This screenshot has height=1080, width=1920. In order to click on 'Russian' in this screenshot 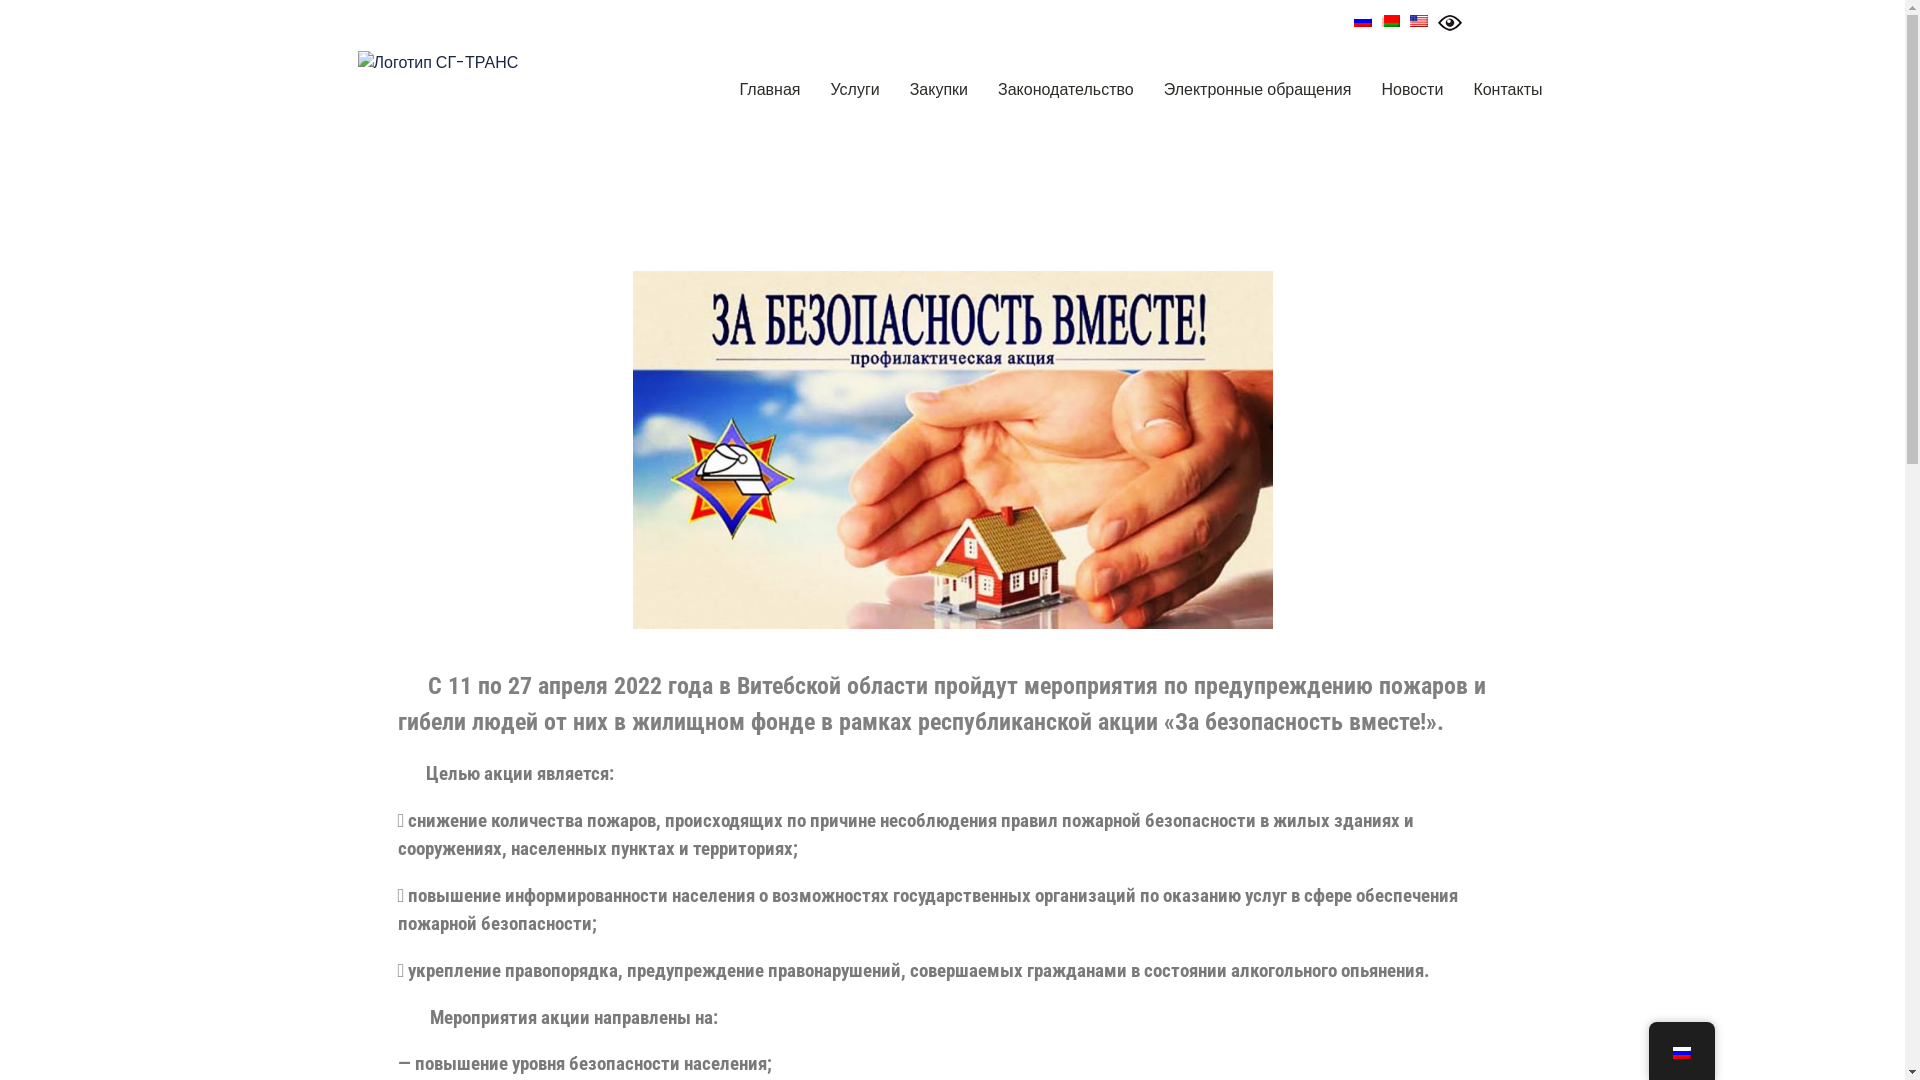, I will do `click(1353, 20)`.